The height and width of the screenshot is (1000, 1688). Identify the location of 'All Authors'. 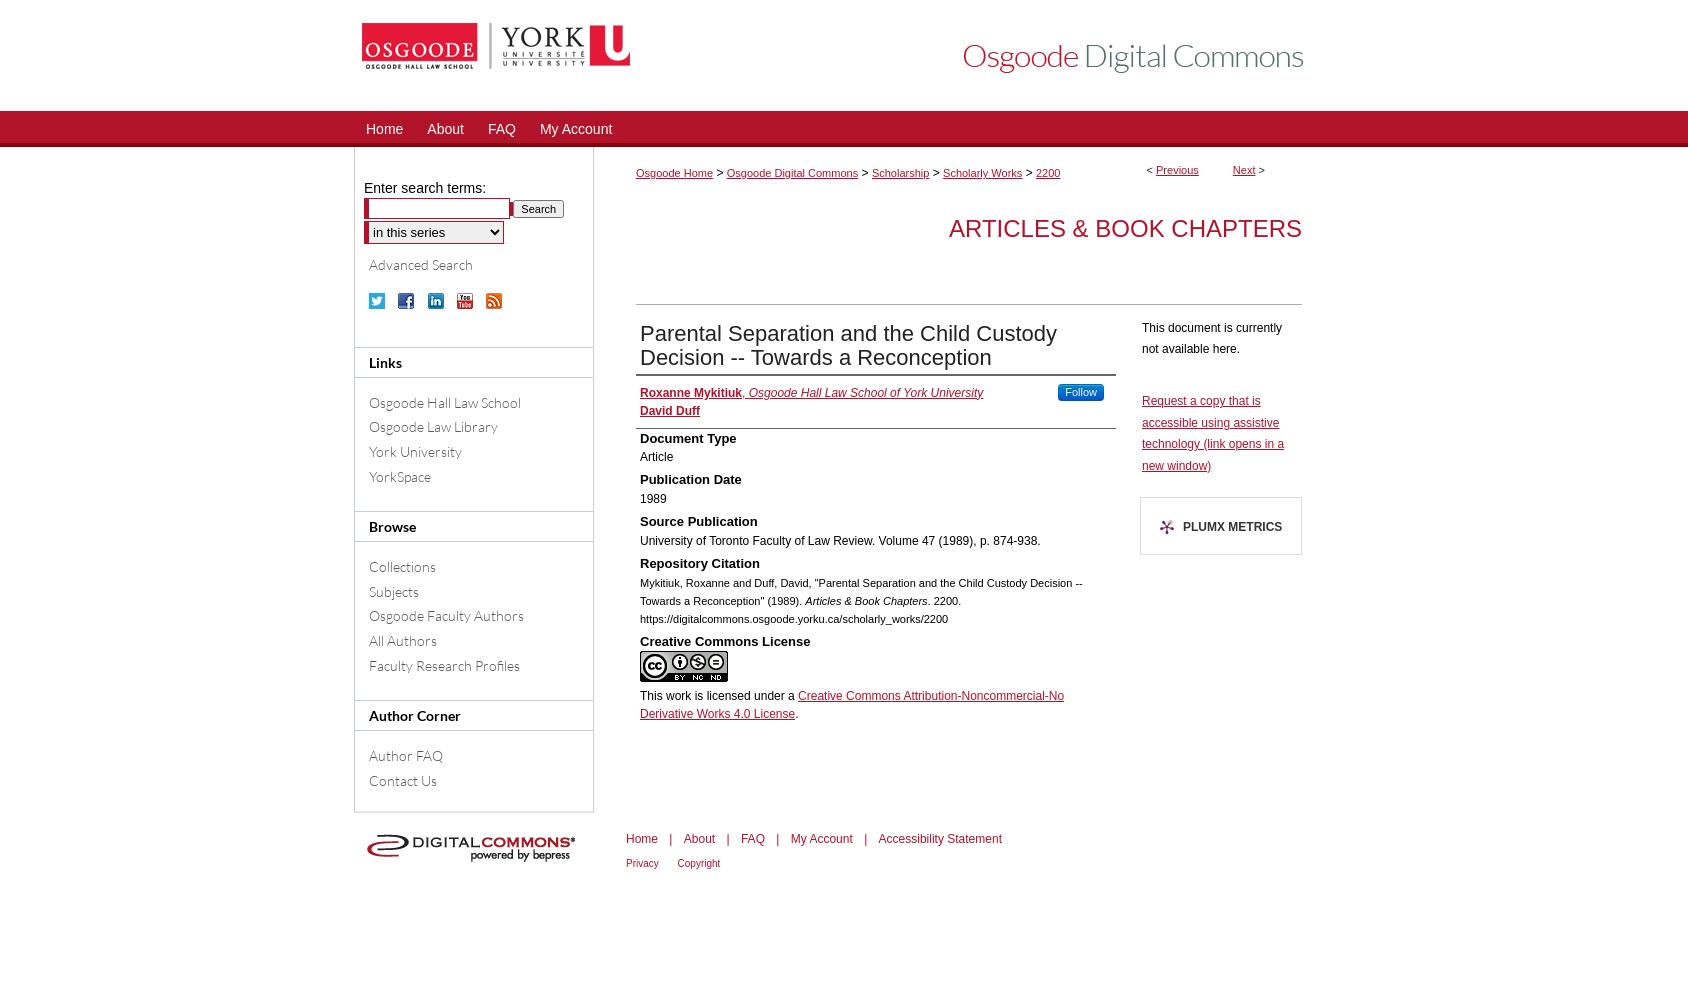
(368, 640).